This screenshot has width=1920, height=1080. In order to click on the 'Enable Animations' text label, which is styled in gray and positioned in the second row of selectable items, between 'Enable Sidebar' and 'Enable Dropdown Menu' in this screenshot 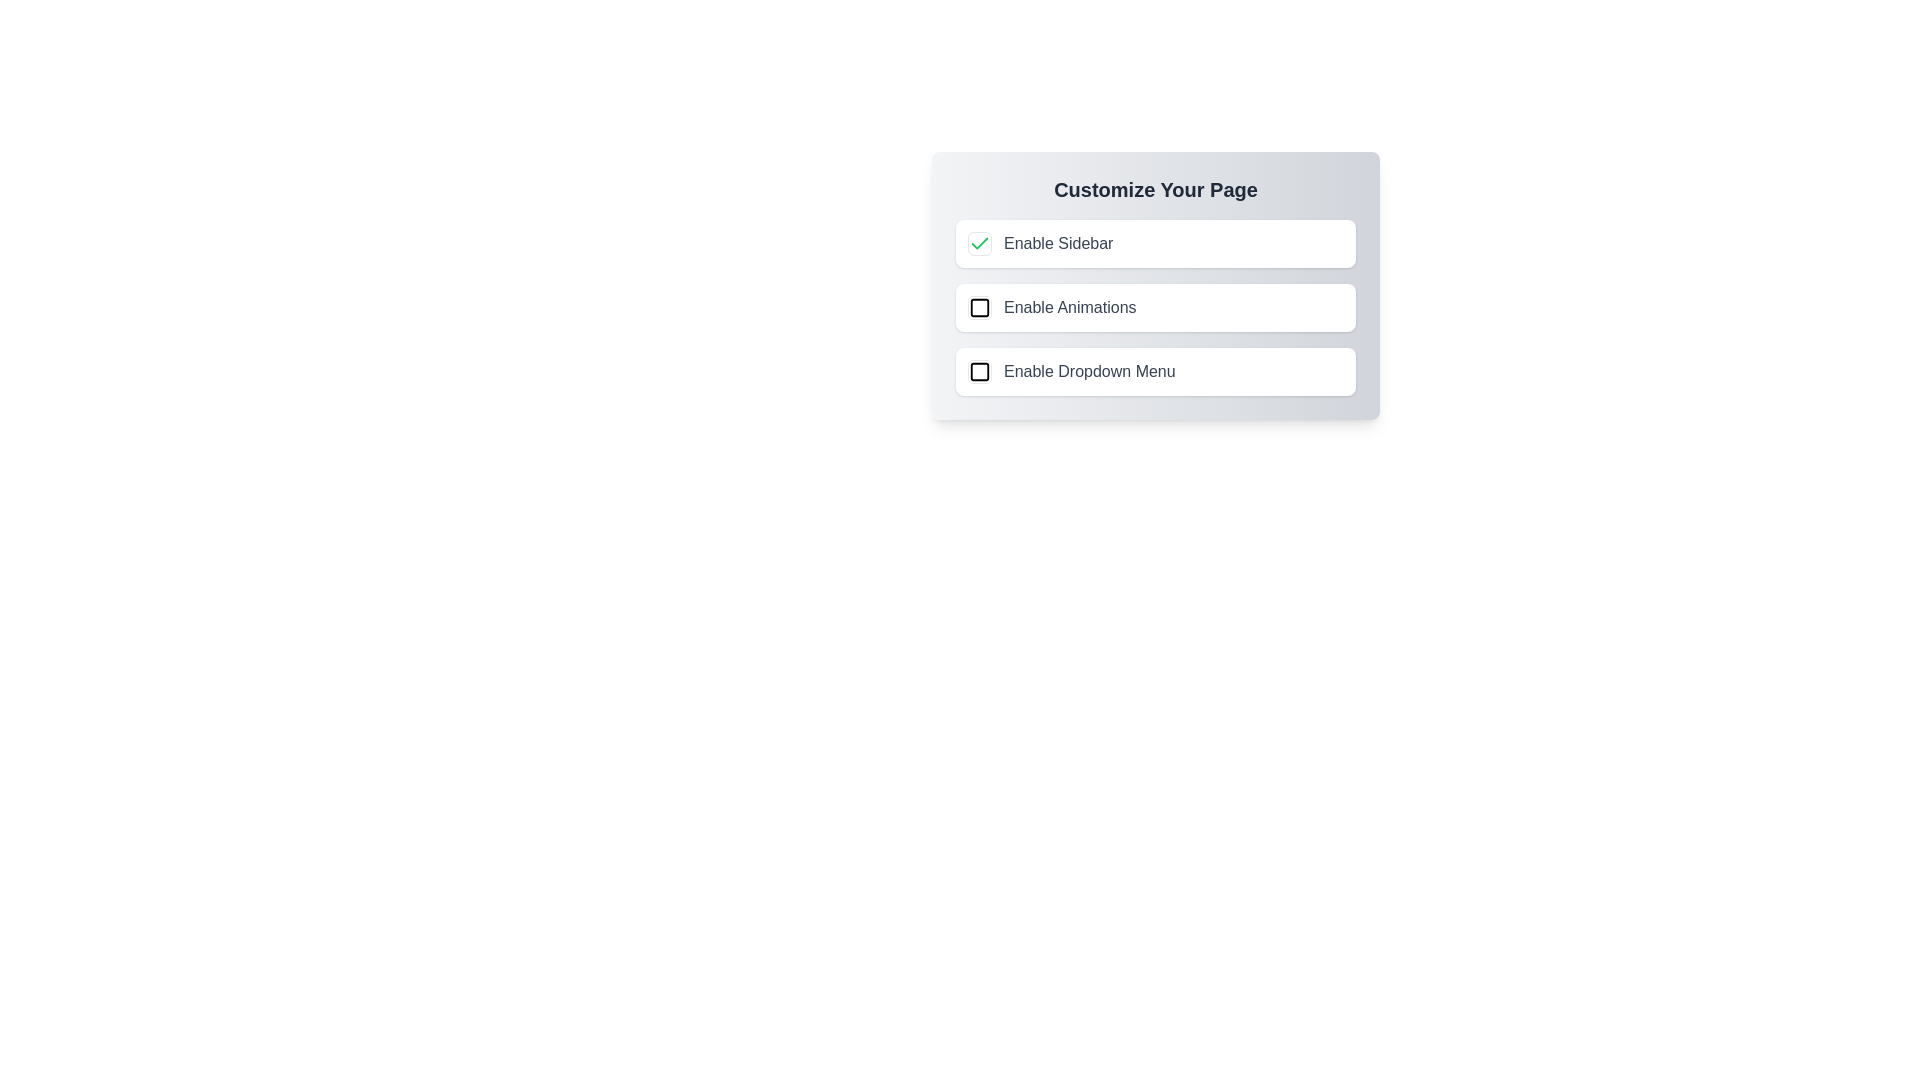, I will do `click(1069, 308)`.